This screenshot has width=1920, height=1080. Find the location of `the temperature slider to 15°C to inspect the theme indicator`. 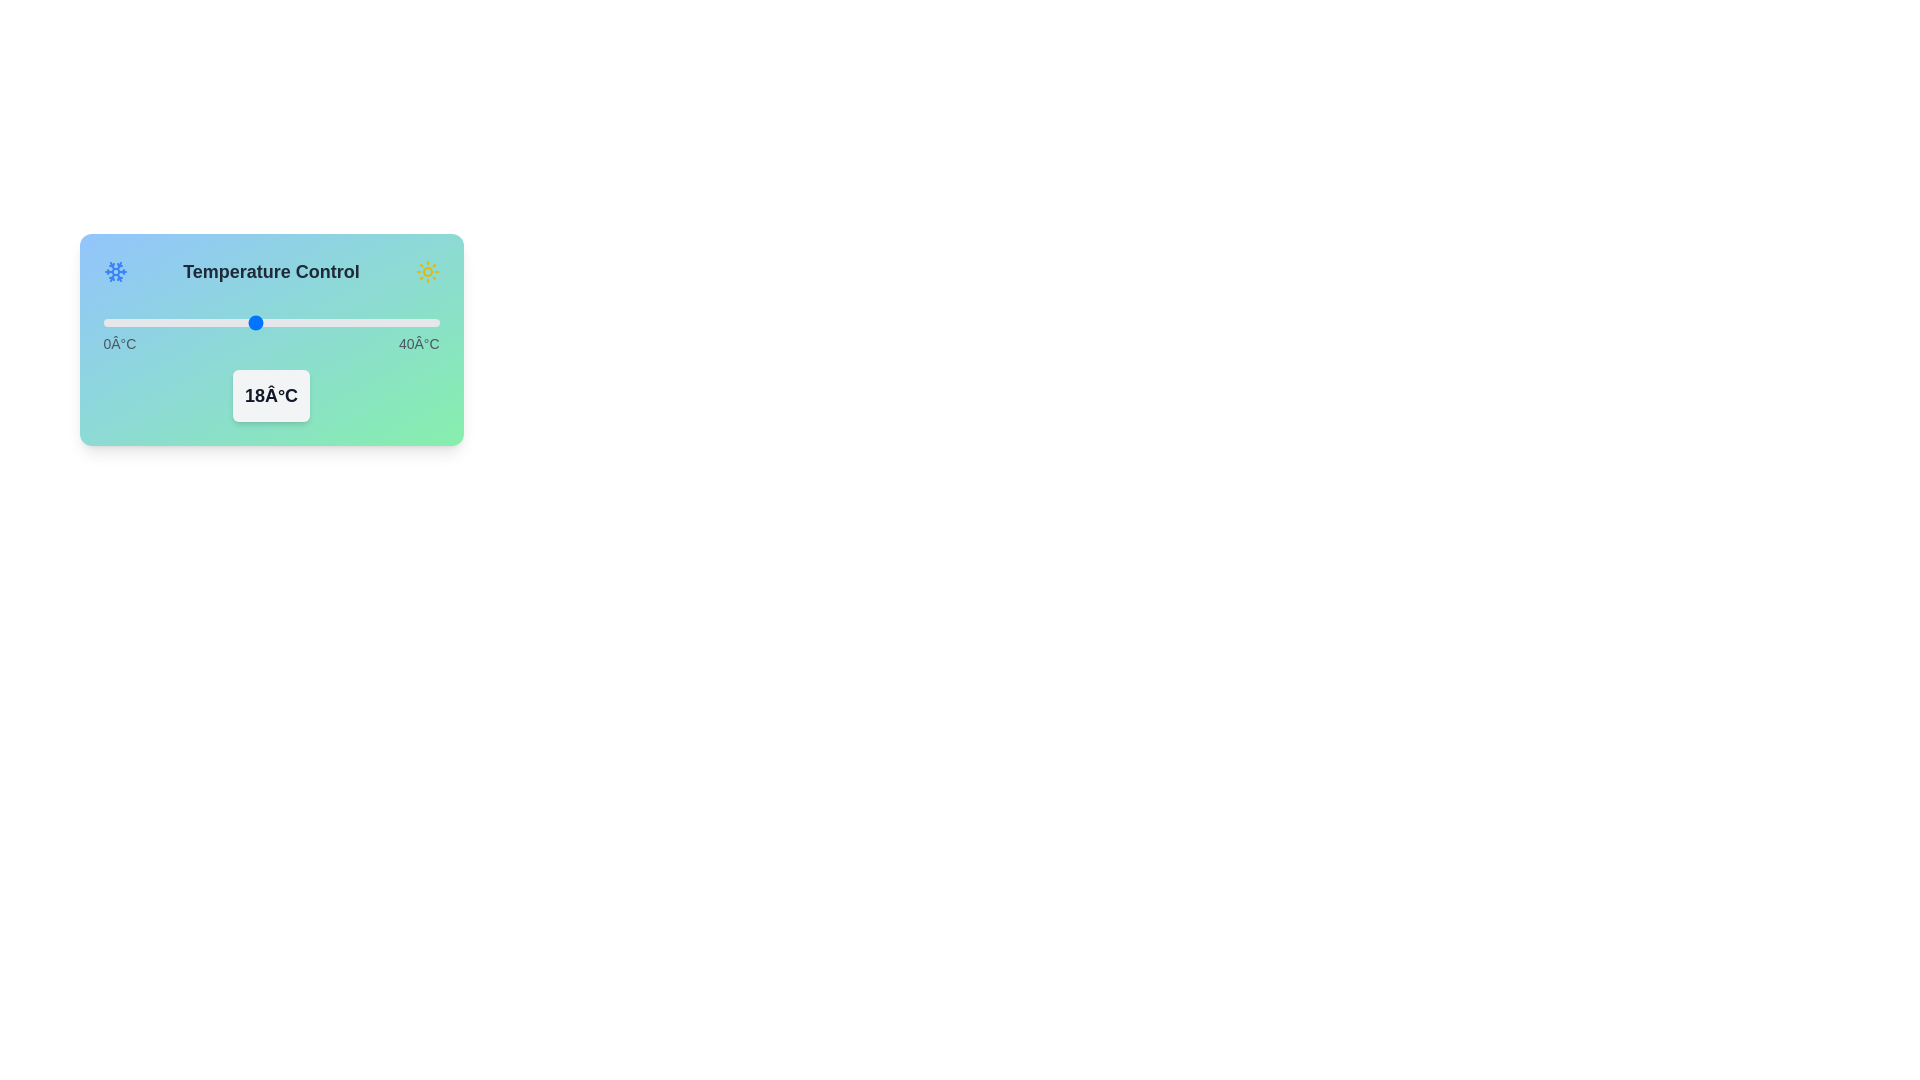

the temperature slider to 15°C to inspect the theme indicator is located at coordinates (229, 322).